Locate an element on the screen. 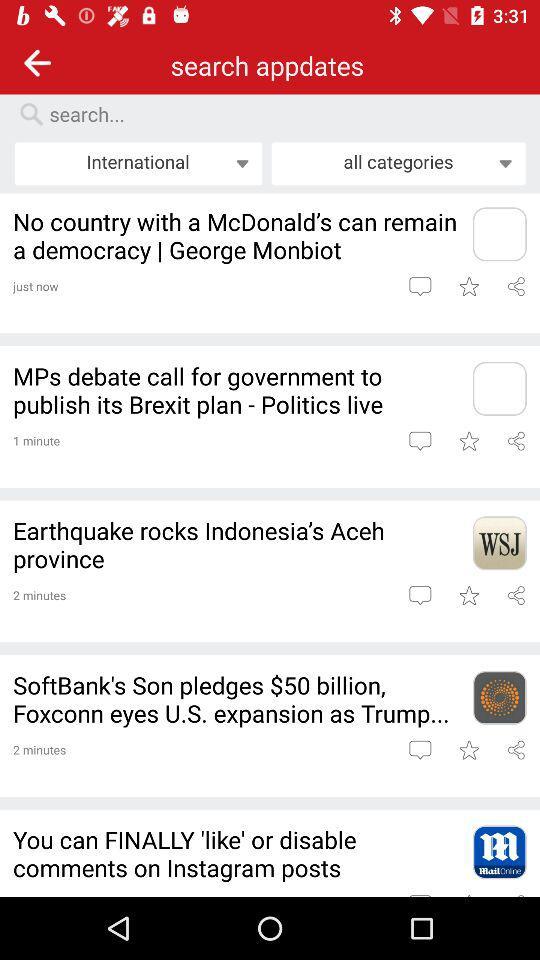  search box is located at coordinates (278, 114).